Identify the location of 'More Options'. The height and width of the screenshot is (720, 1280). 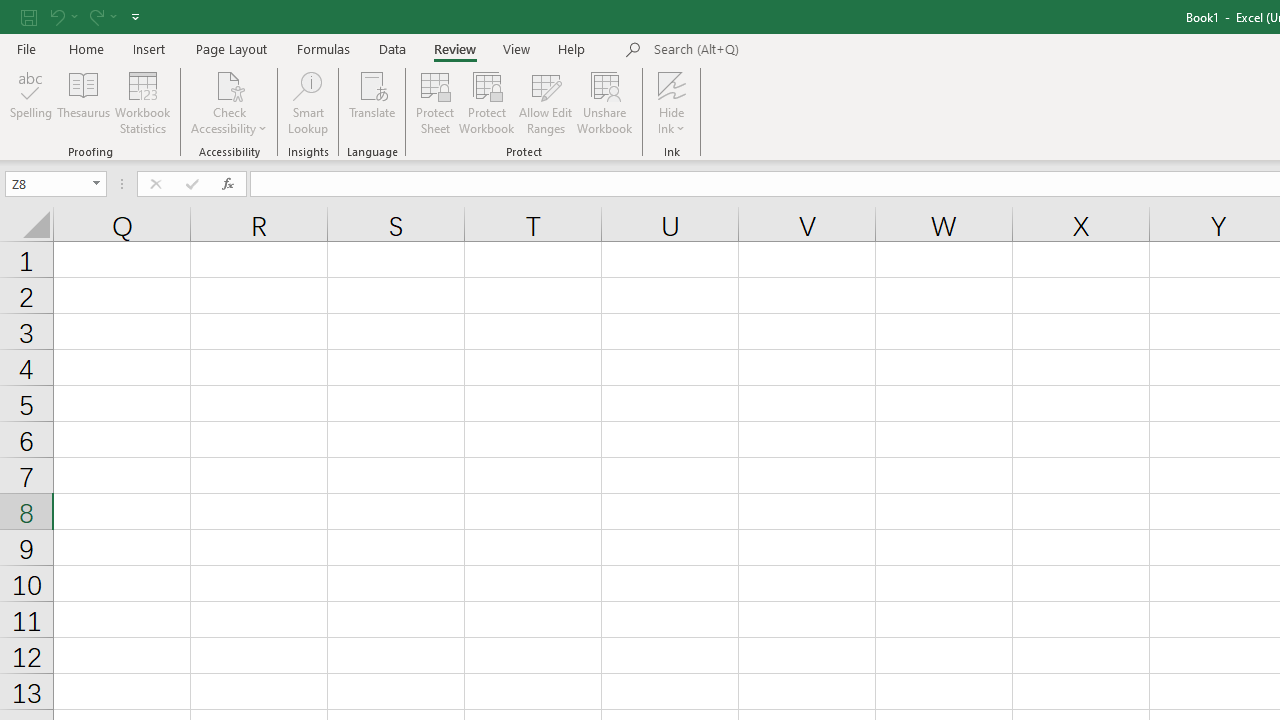
(672, 121).